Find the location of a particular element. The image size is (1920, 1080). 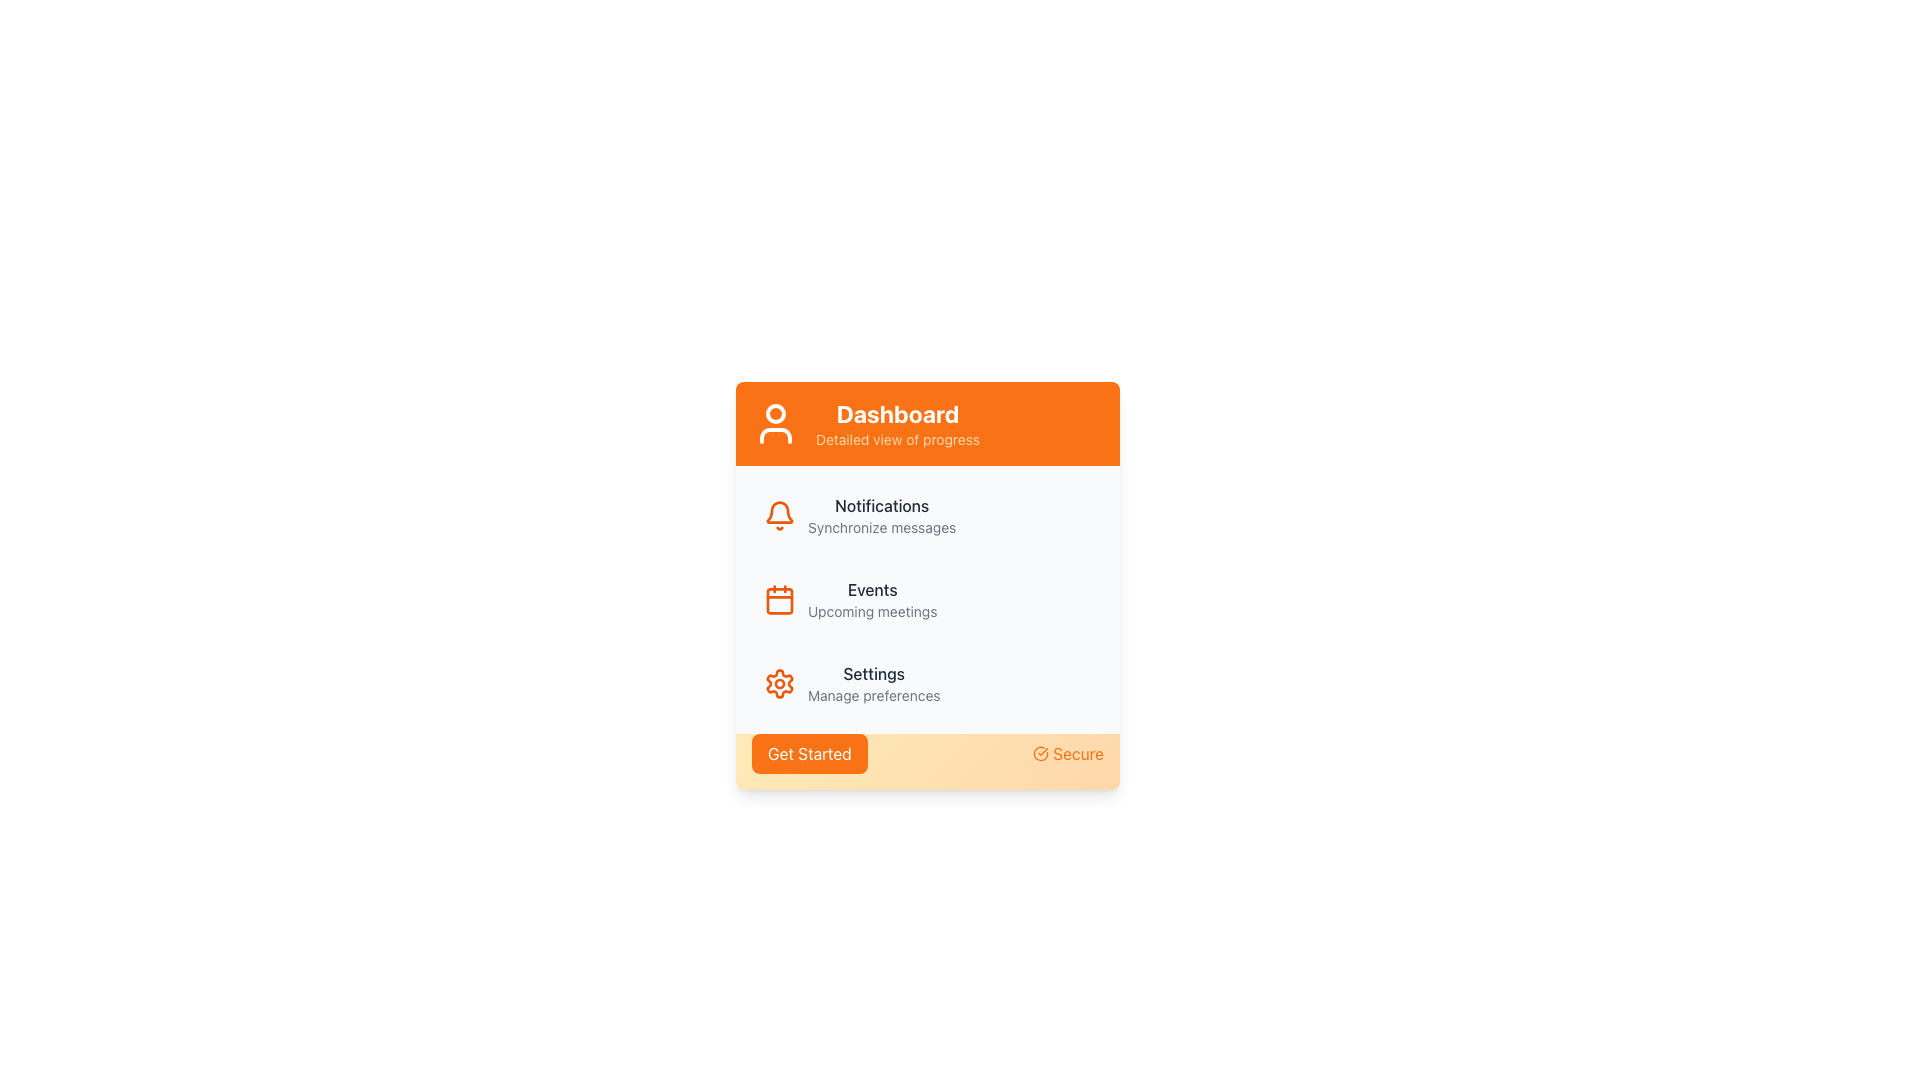

the Events icon located in the main panel under the Dashboard view is located at coordinates (778, 599).